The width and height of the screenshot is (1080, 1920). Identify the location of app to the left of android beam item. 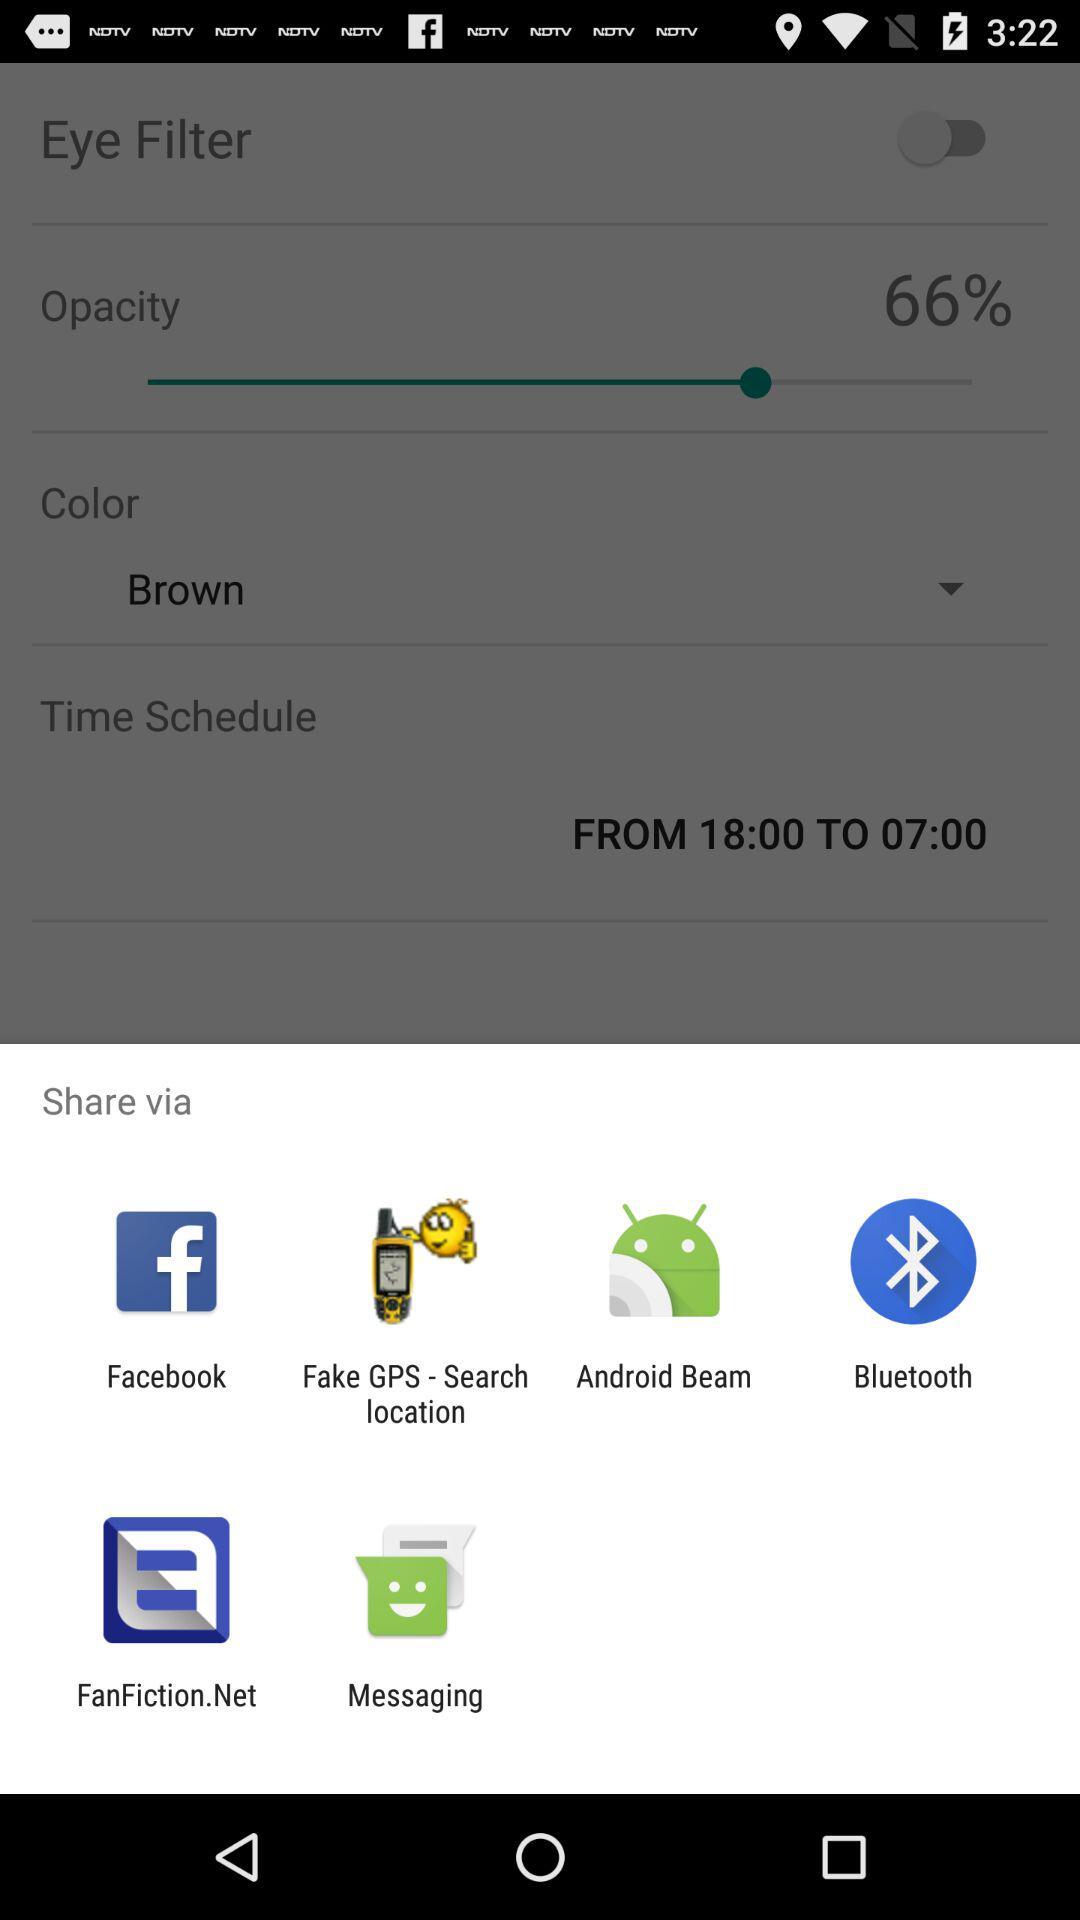
(414, 1392).